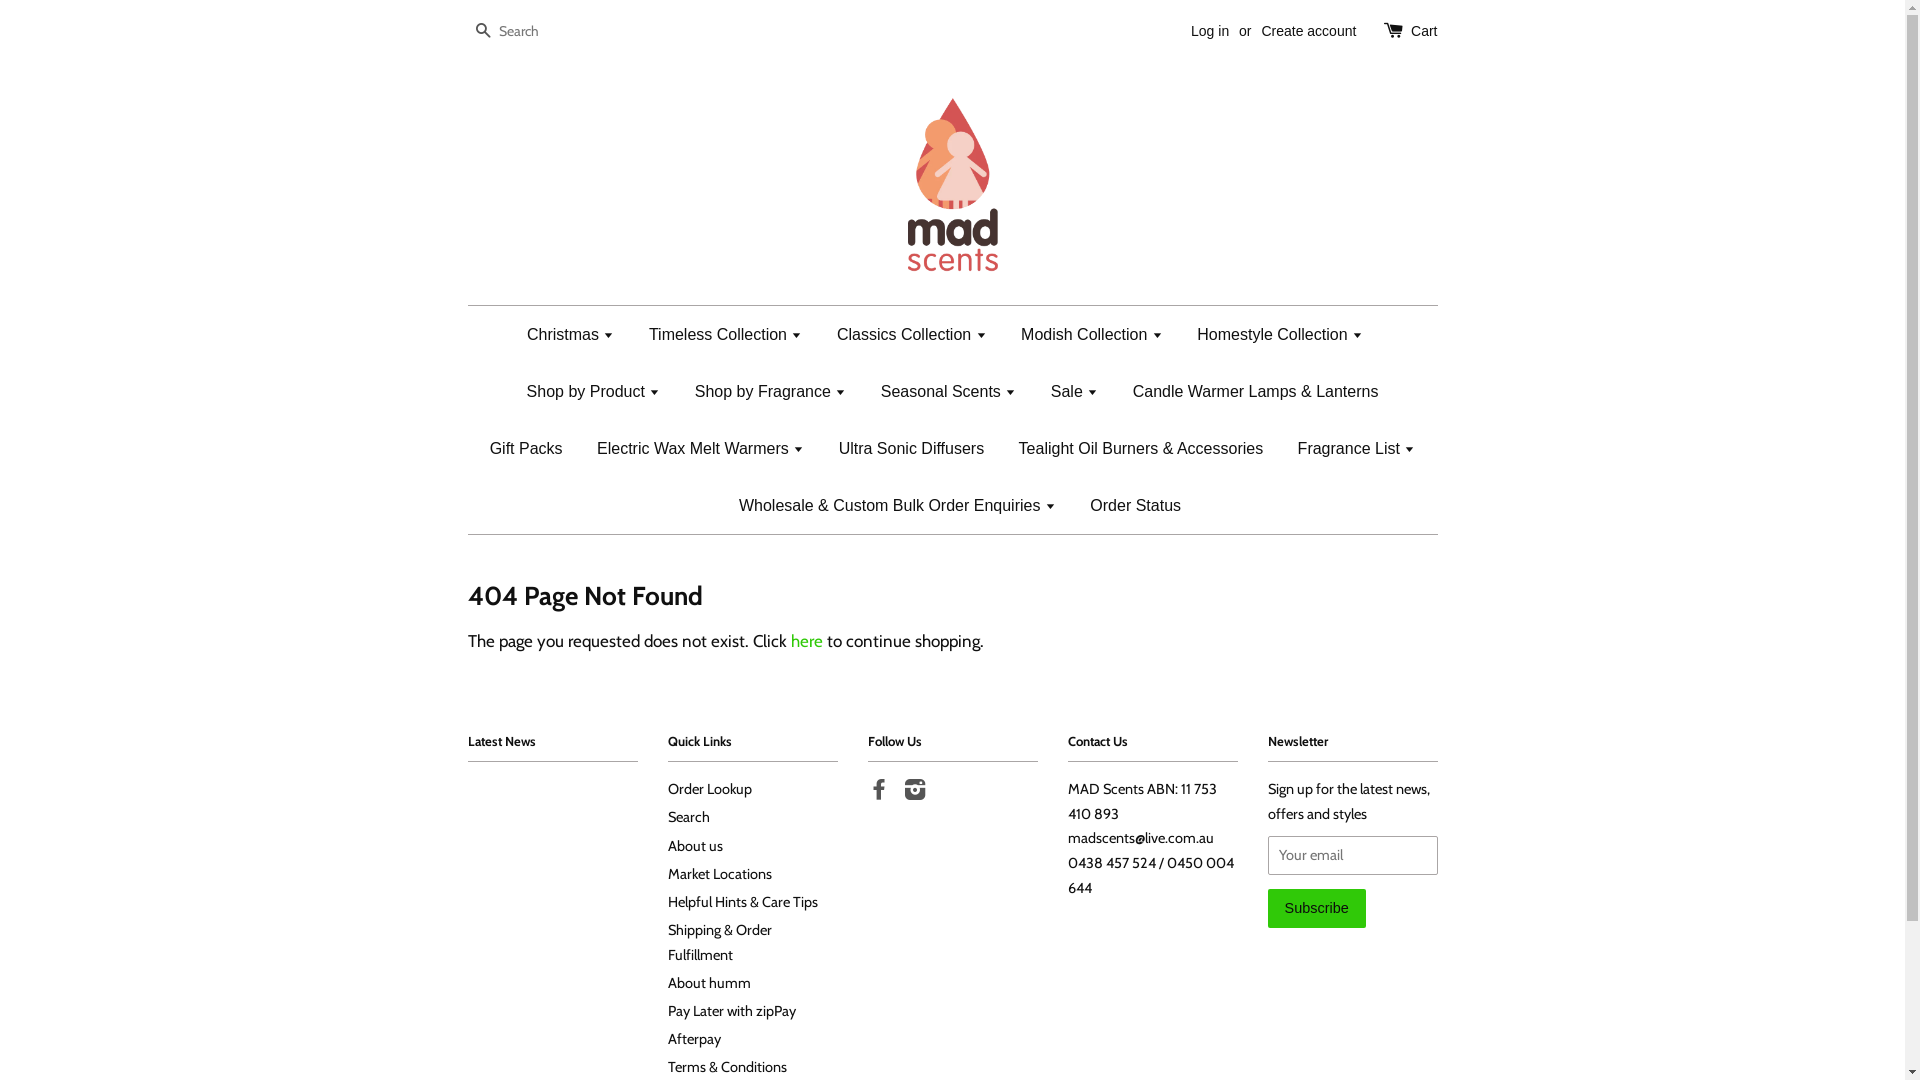 This screenshot has height=1080, width=1920. What do you see at coordinates (1423, 31) in the screenshot?
I see `'Cart'` at bounding box center [1423, 31].